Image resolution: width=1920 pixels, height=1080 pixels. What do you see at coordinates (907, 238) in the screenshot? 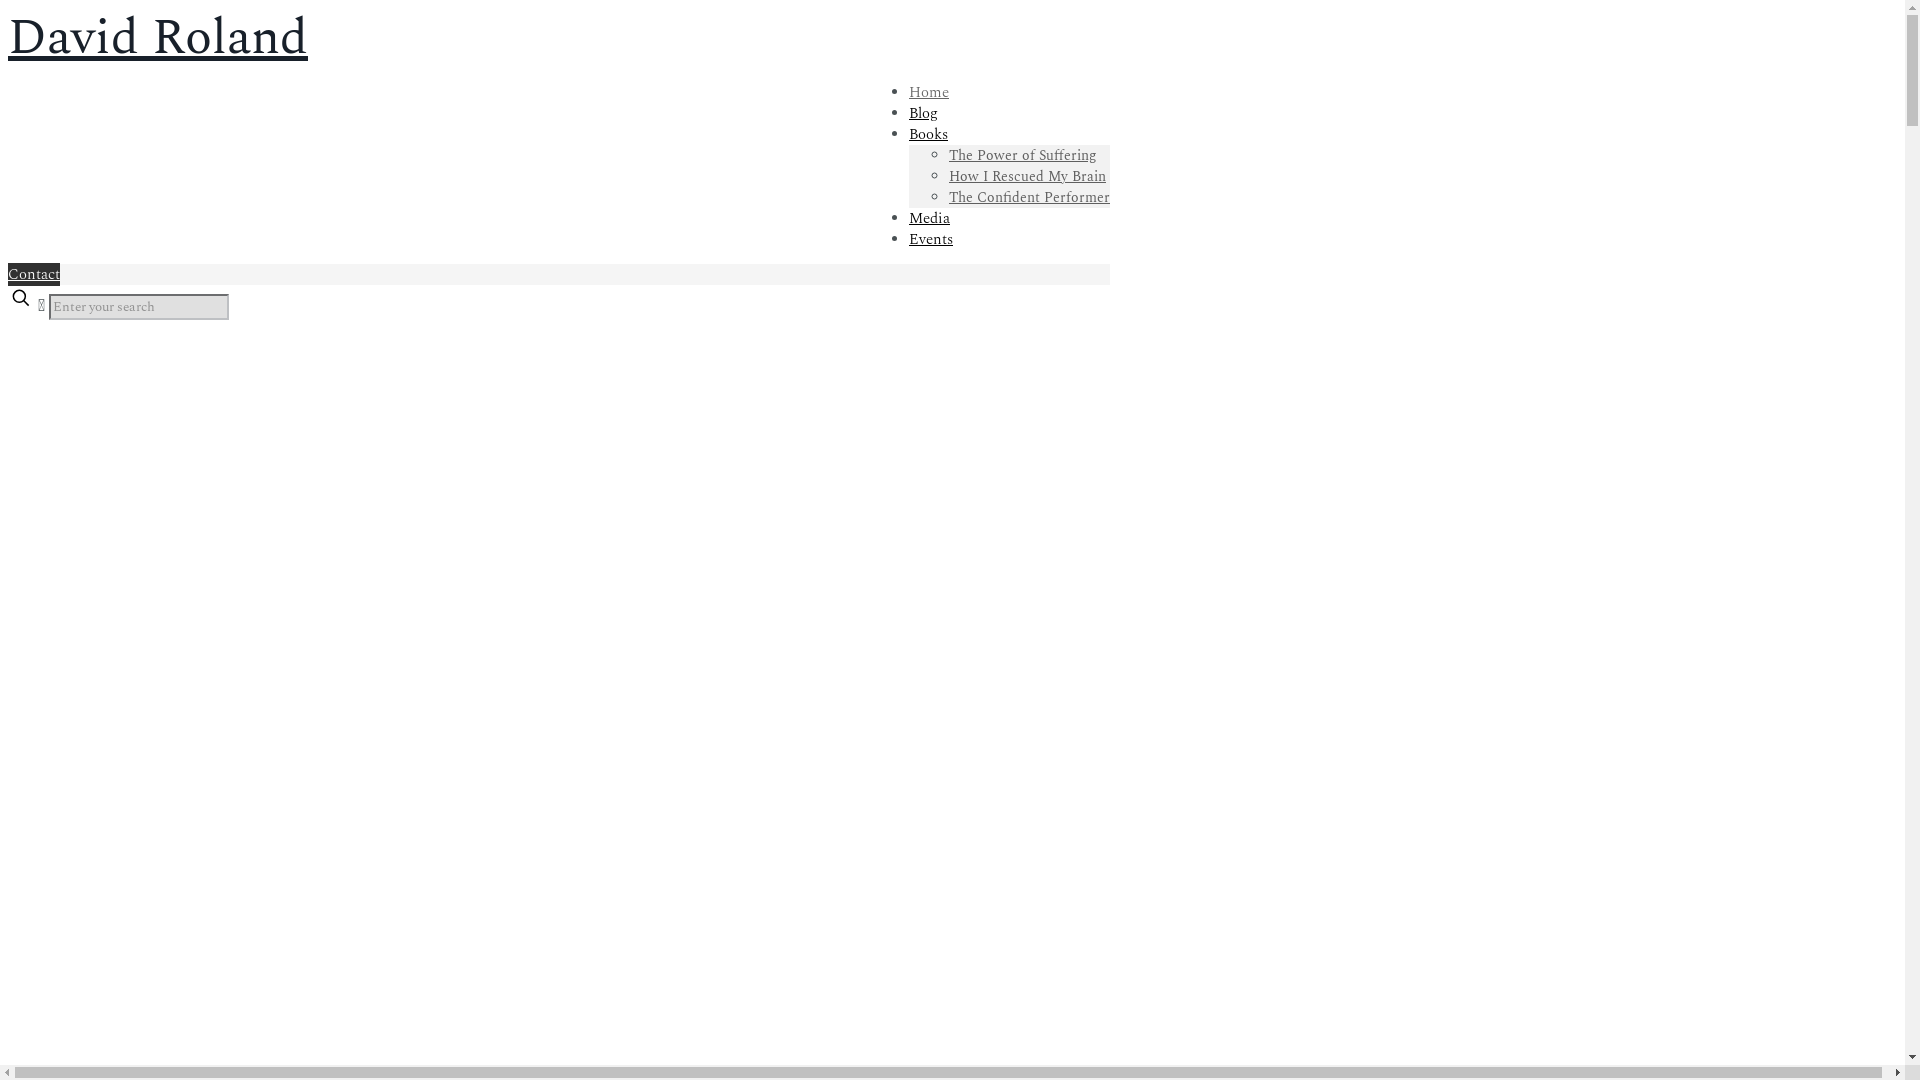
I see `'Events'` at bounding box center [907, 238].